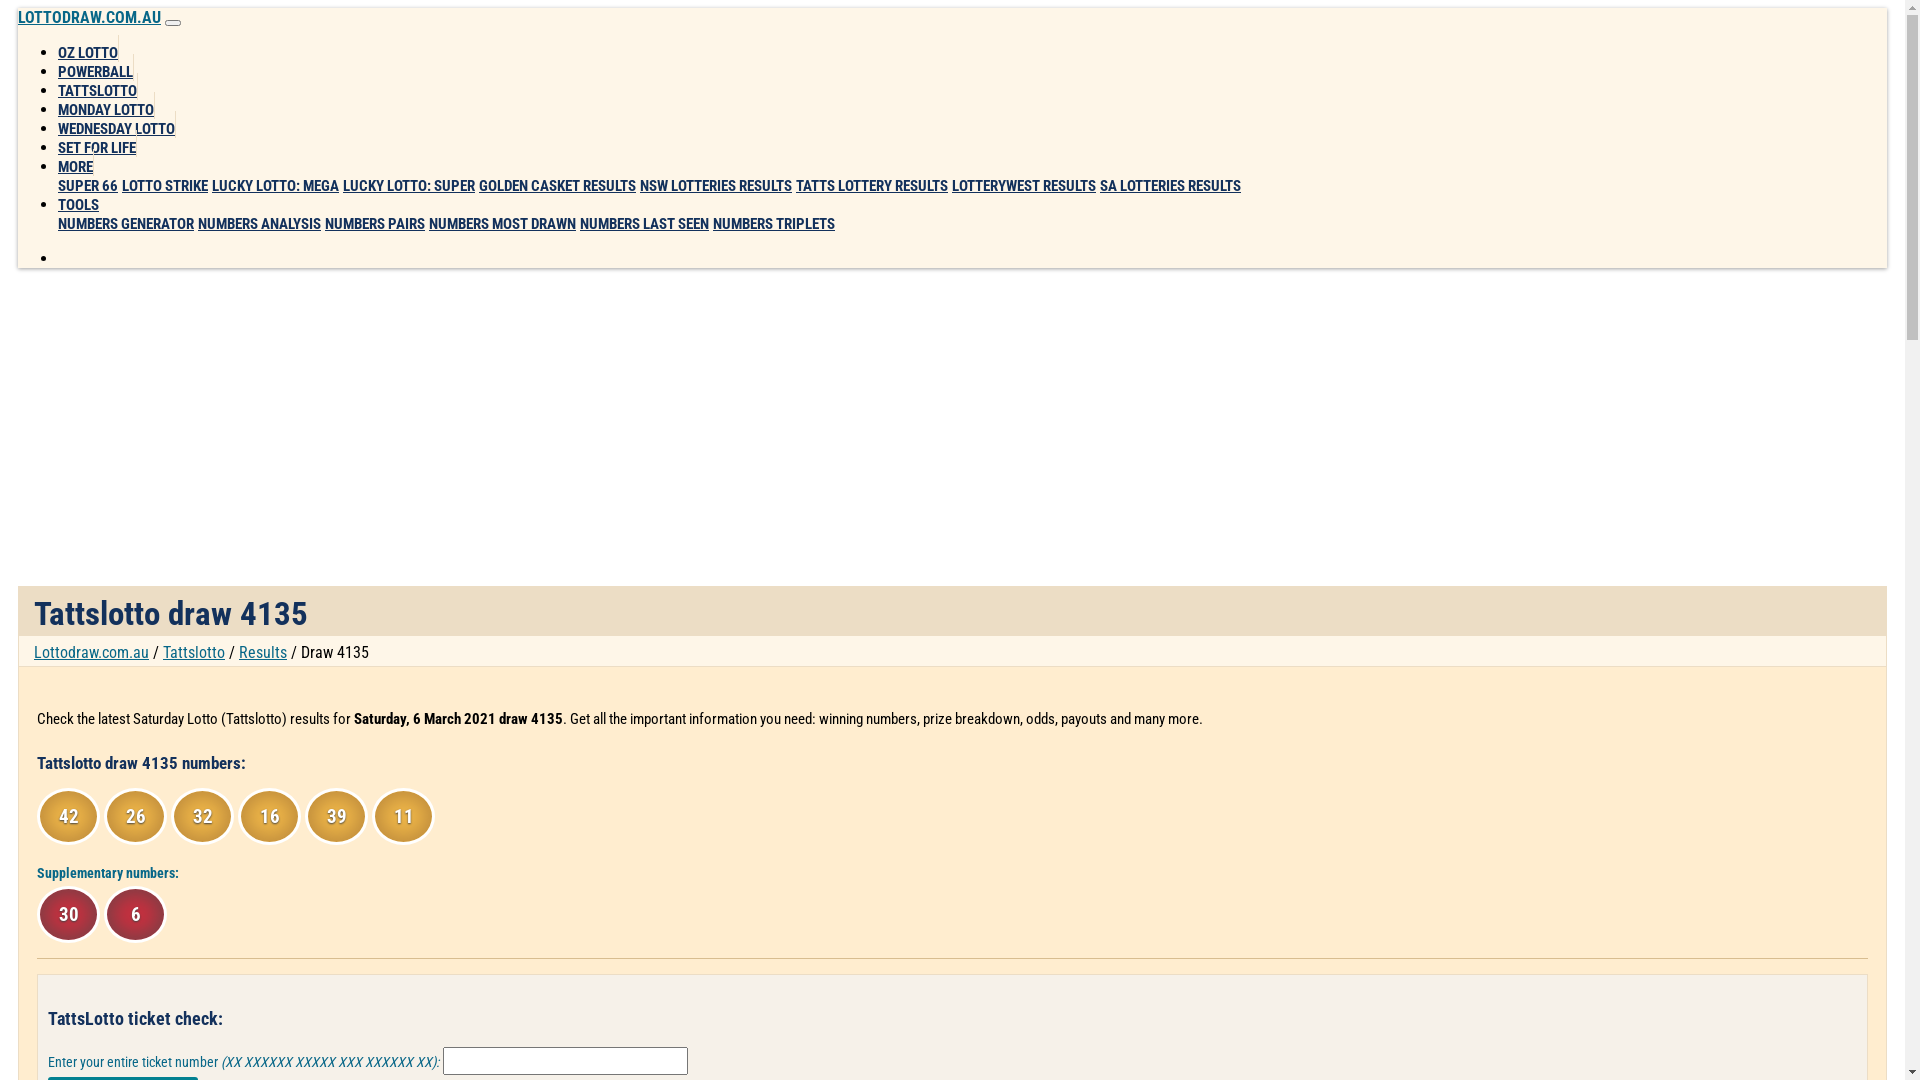  I want to click on 'LOTTODRAW.COM.AU', so click(88, 17).